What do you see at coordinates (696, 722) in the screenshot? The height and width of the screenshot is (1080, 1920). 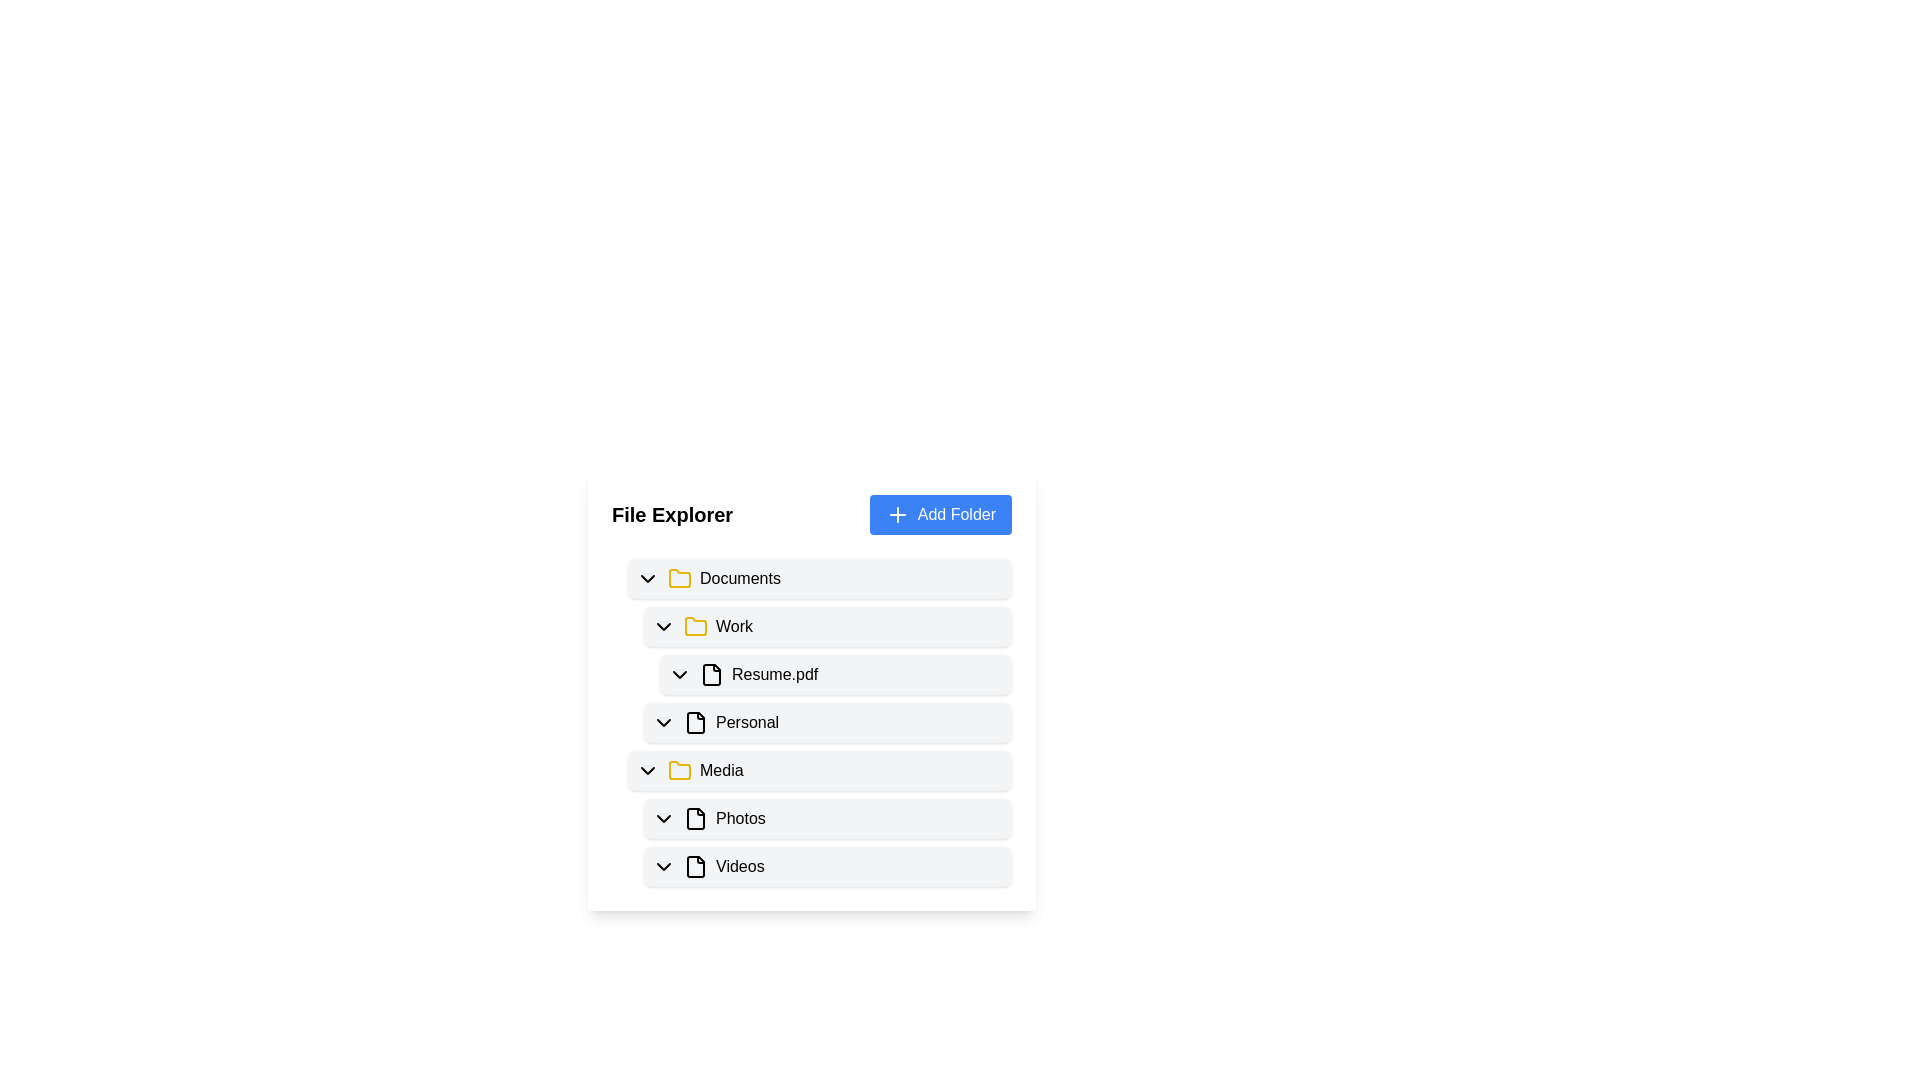 I see `the document file icon in the 'Personal' section of the 'File Explorer' interface, which is the second icon of its kind and is positioned to the left of the text label 'Personal'` at bounding box center [696, 722].